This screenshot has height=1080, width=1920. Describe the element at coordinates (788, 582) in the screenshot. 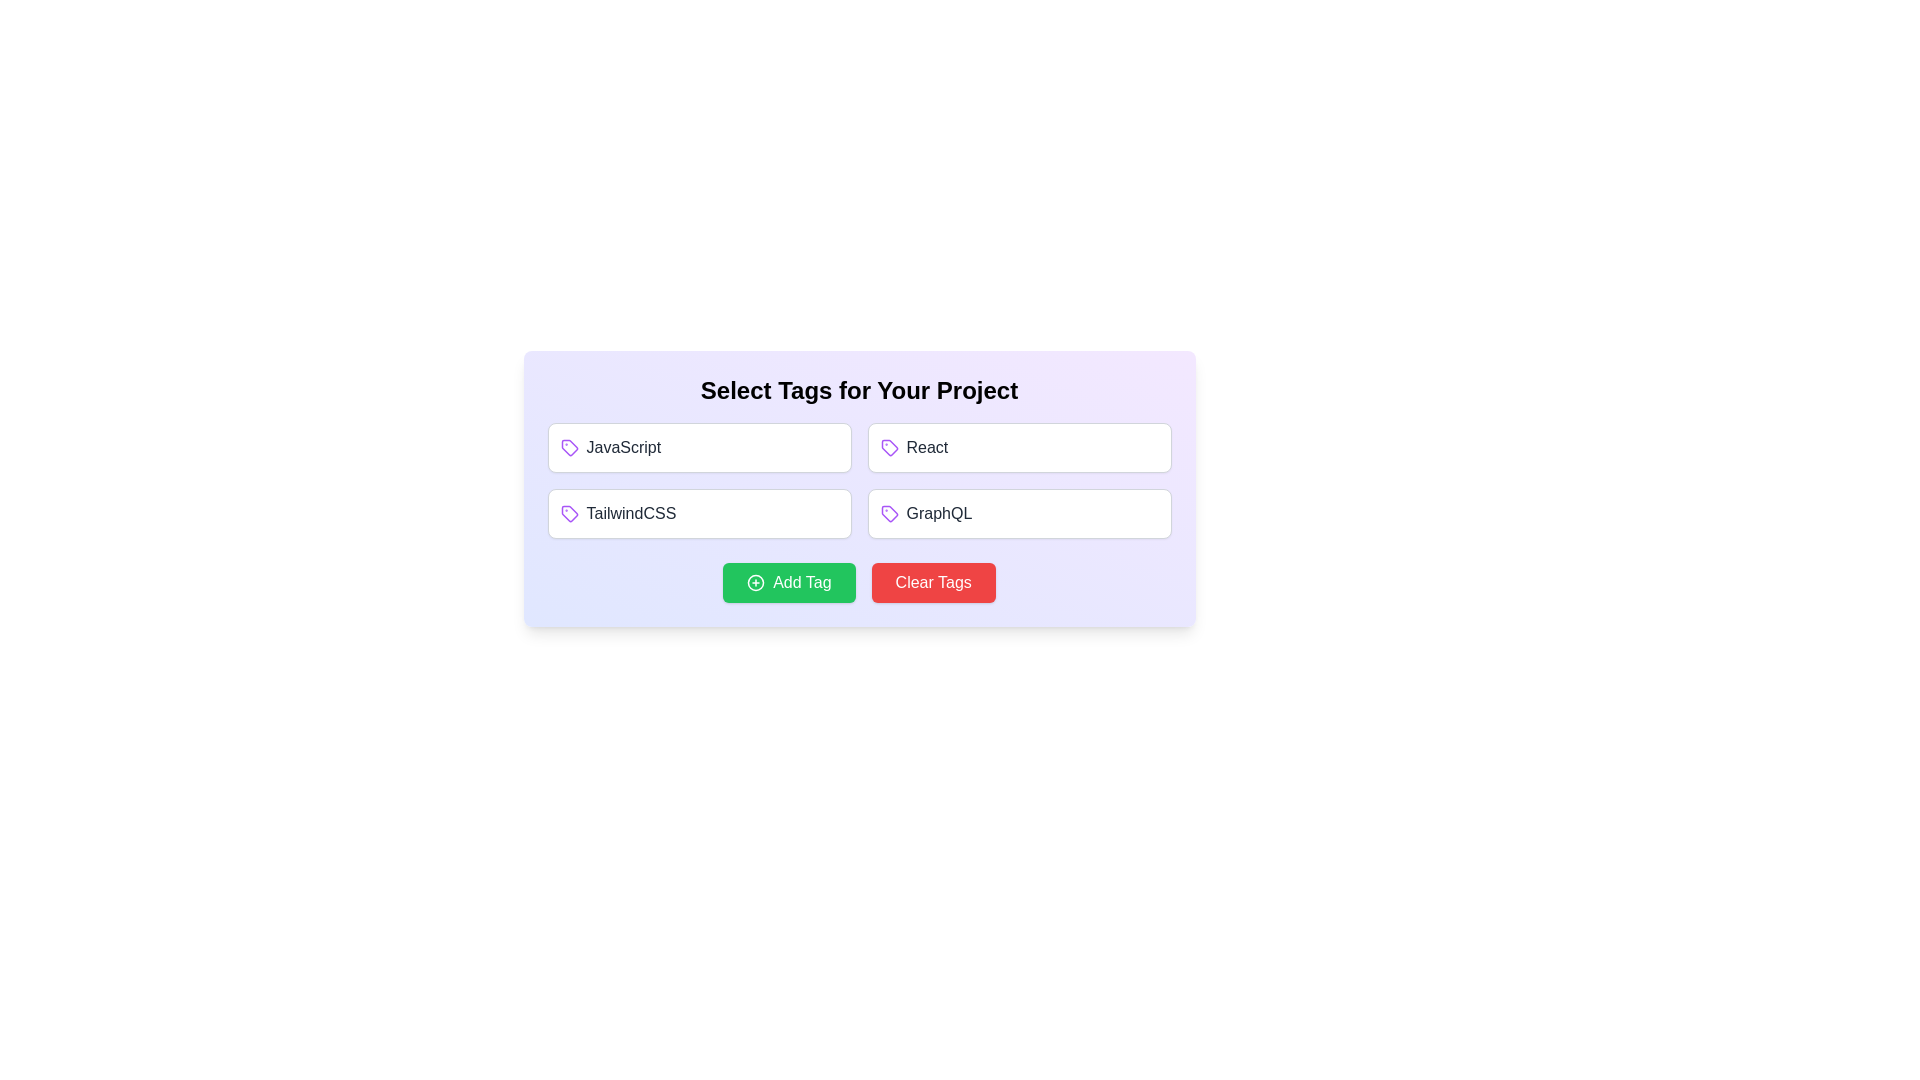

I see `the 'Add Tag' button to add a new tag` at that location.